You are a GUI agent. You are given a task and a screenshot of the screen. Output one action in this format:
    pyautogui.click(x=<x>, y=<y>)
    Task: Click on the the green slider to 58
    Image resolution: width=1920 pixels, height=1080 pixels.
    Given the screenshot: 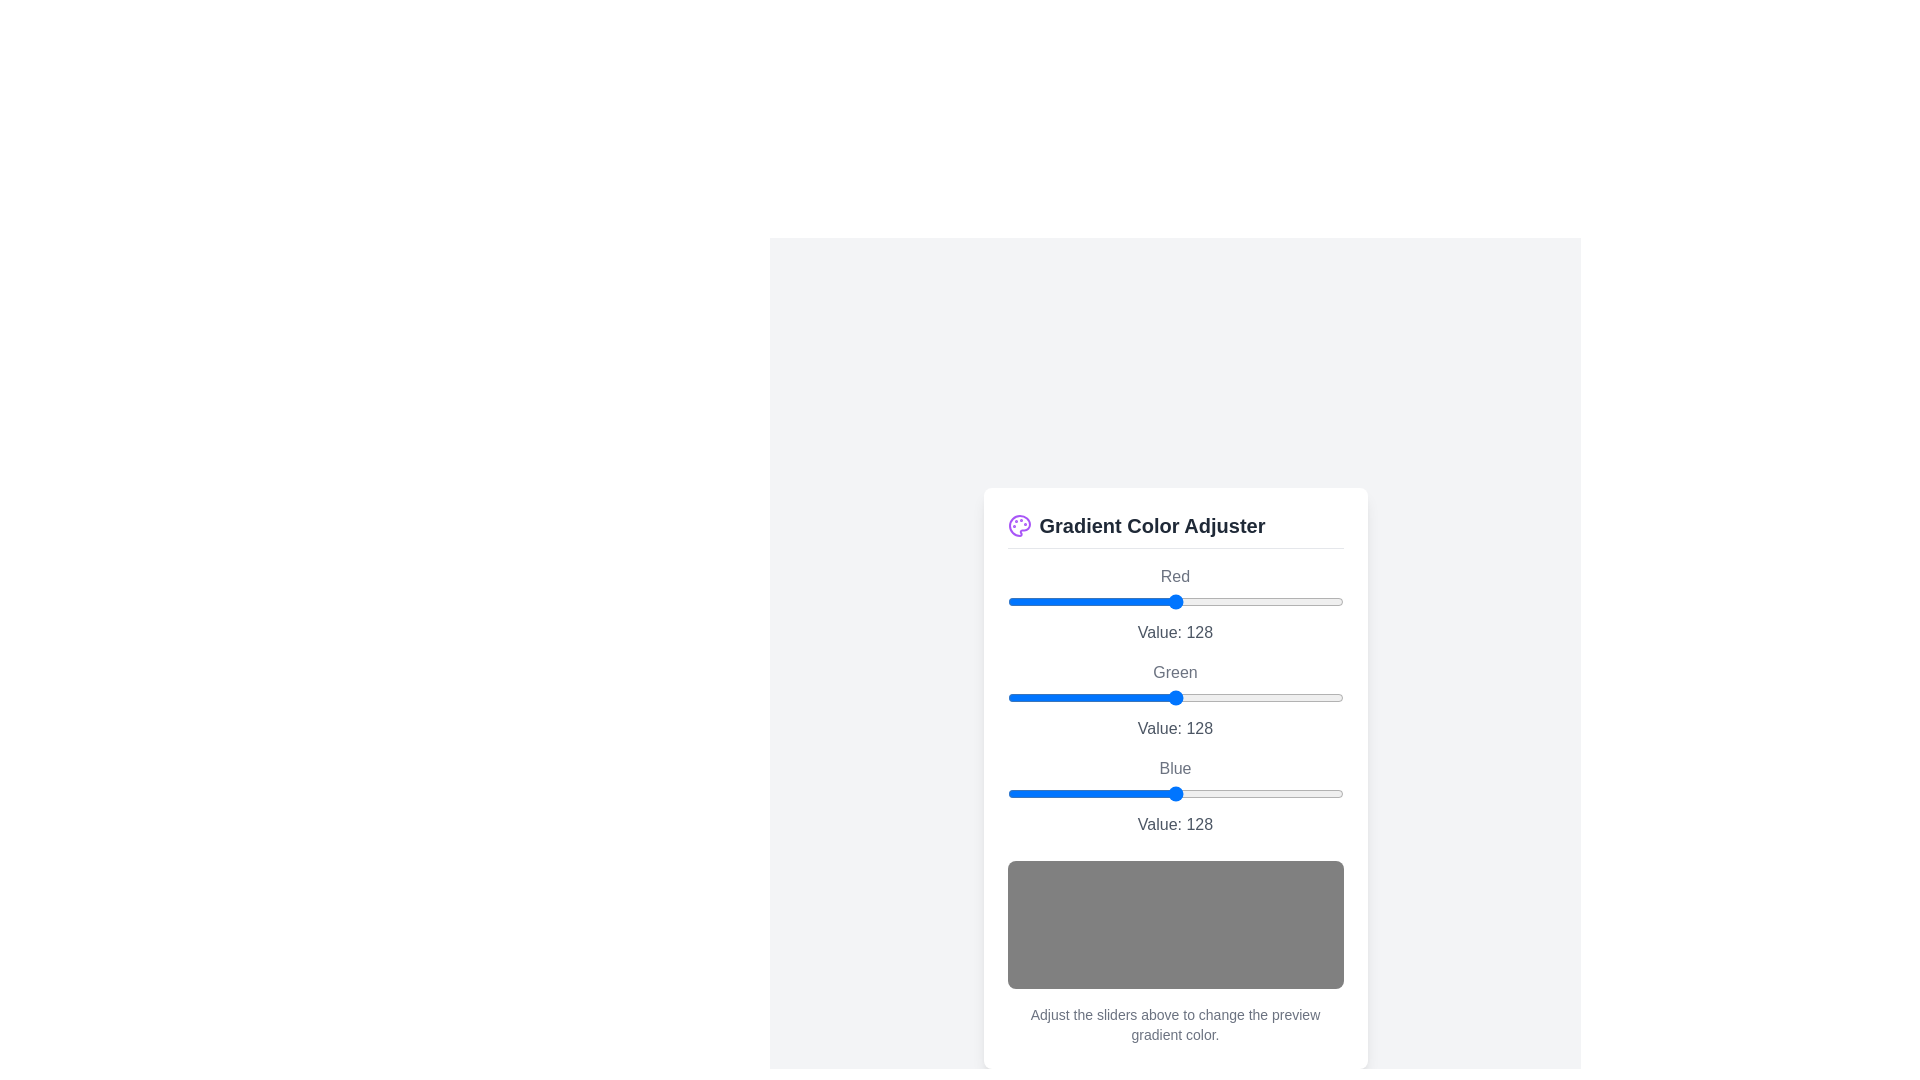 What is the action you would take?
    pyautogui.click(x=1082, y=696)
    